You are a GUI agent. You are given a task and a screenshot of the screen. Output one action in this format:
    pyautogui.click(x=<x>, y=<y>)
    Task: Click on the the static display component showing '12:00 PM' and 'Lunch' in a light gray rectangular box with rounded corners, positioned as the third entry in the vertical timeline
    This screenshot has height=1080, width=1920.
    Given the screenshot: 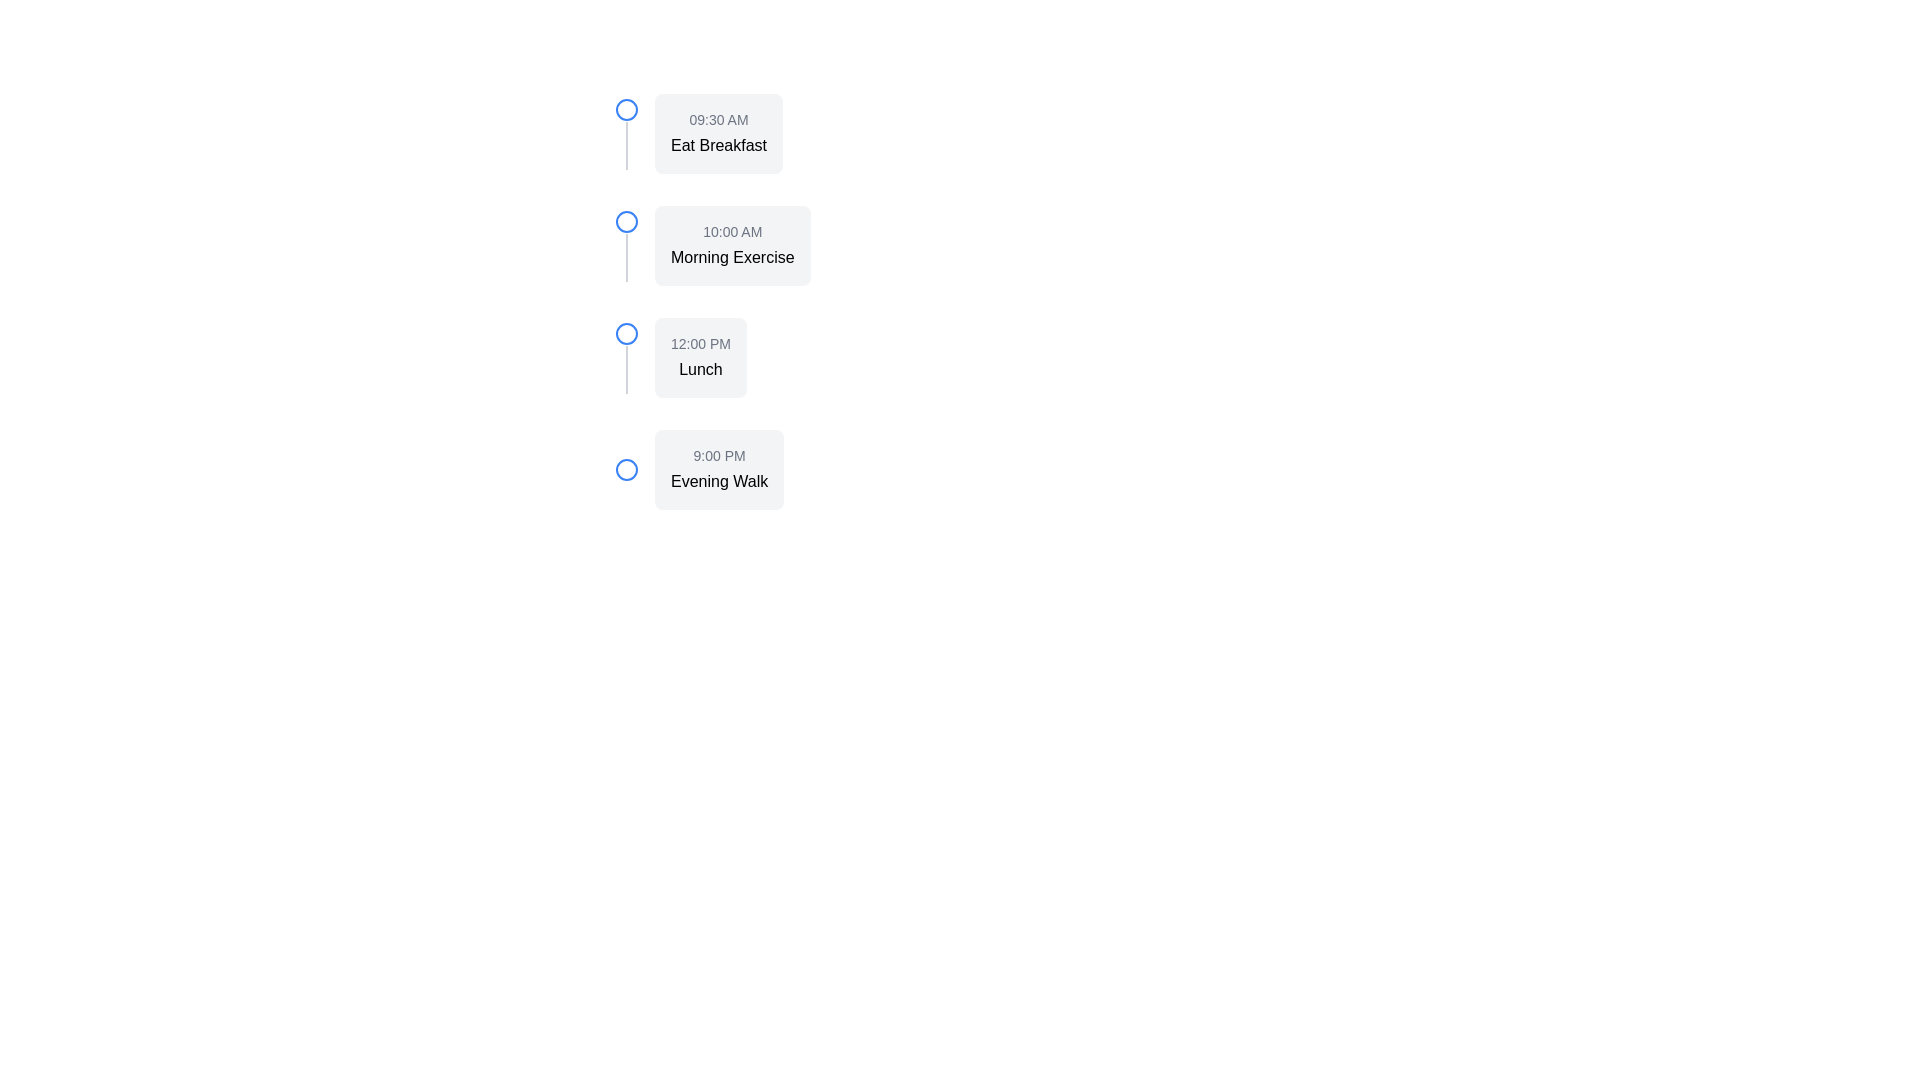 What is the action you would take?
    pyautogui.click(x=700, y=357)
    